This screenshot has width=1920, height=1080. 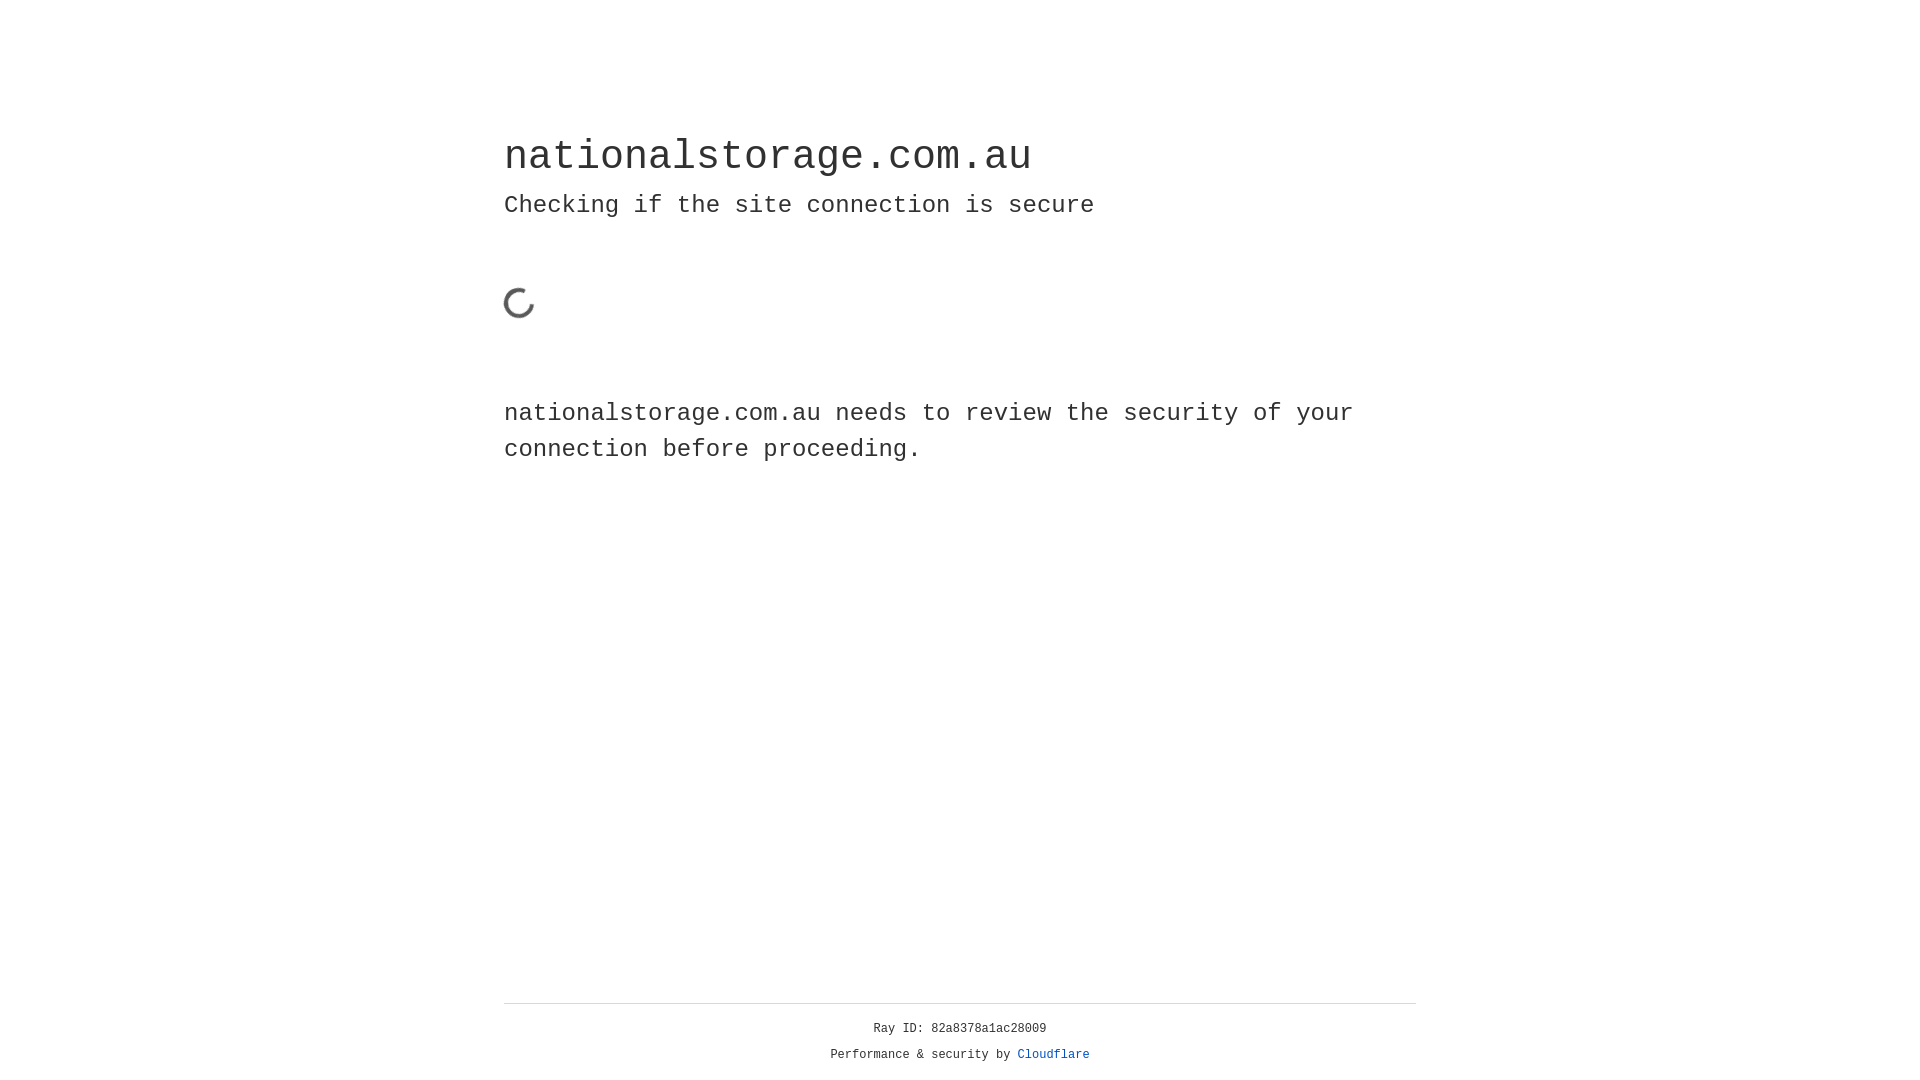 I want to click on 'Cloudflare', so click(x=1053, y=1054).